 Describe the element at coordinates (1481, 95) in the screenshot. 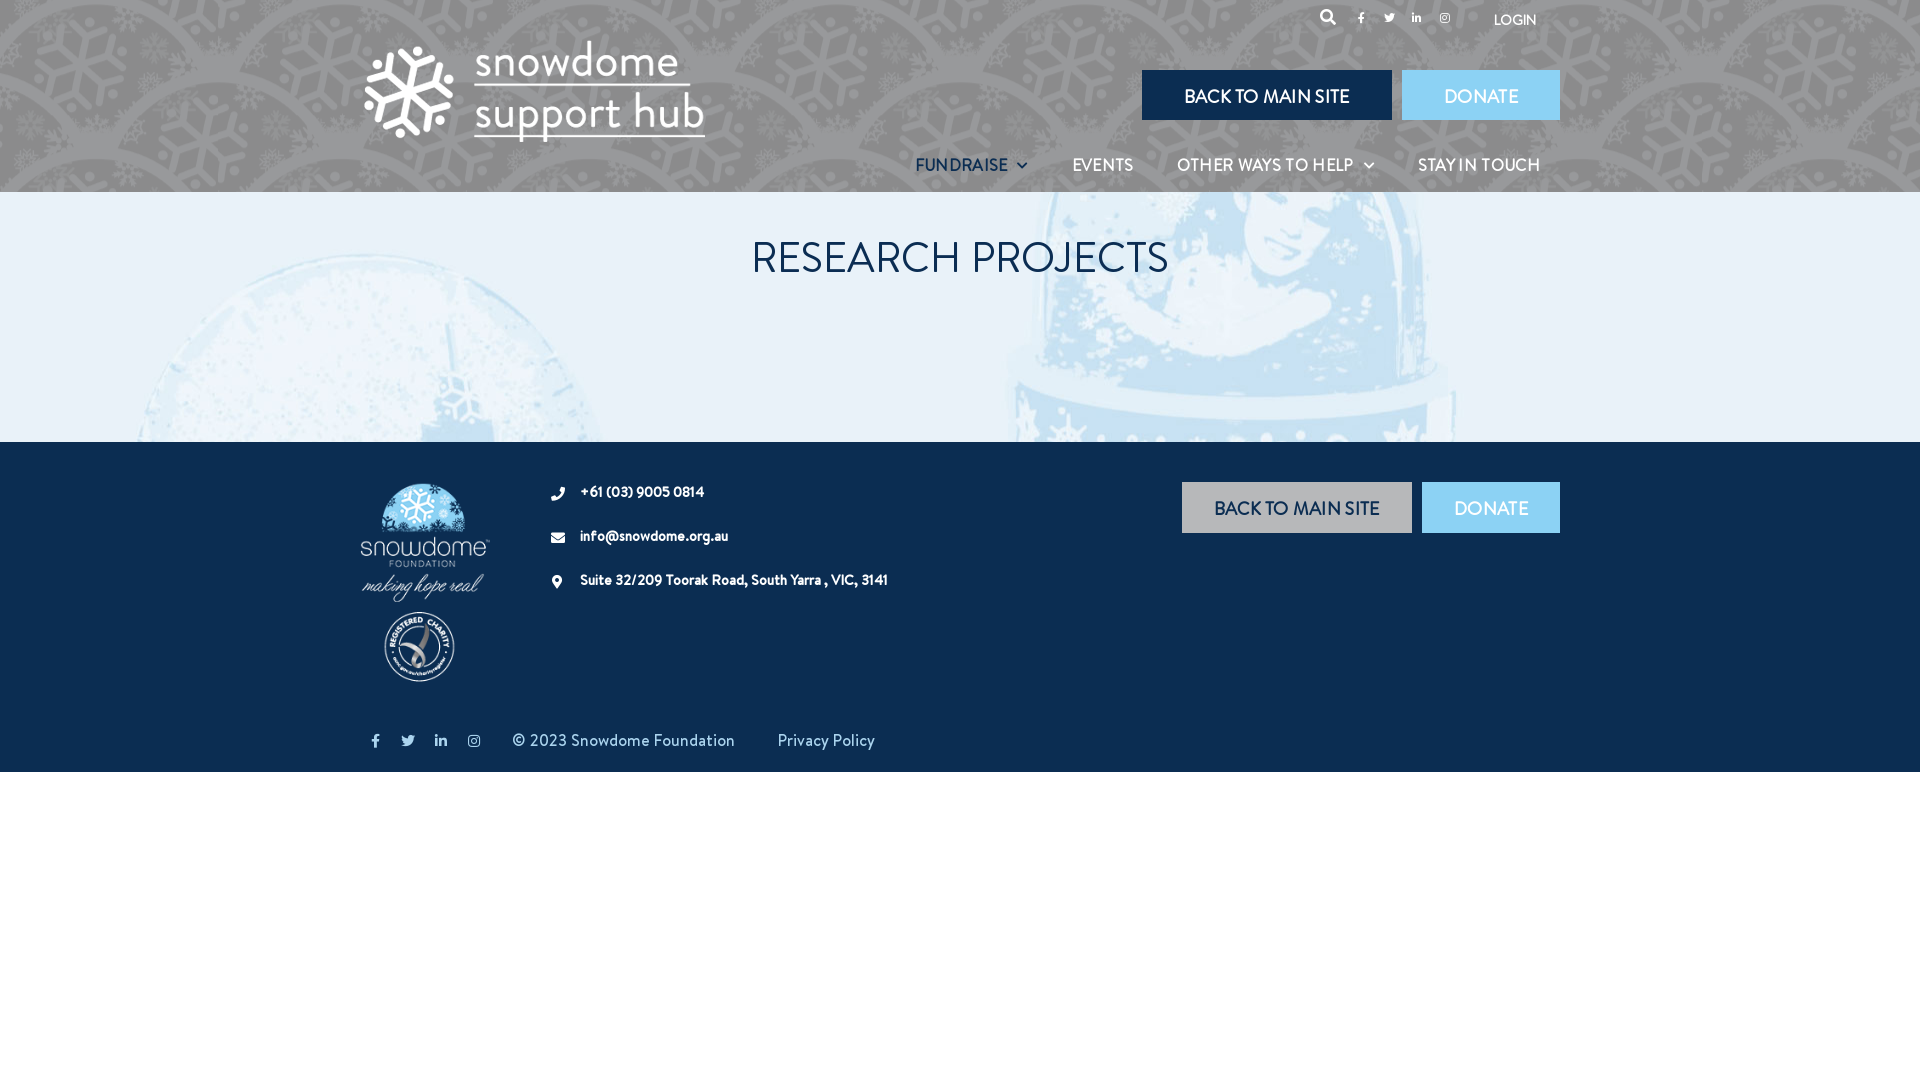

I see `'DONATE'` at that location.